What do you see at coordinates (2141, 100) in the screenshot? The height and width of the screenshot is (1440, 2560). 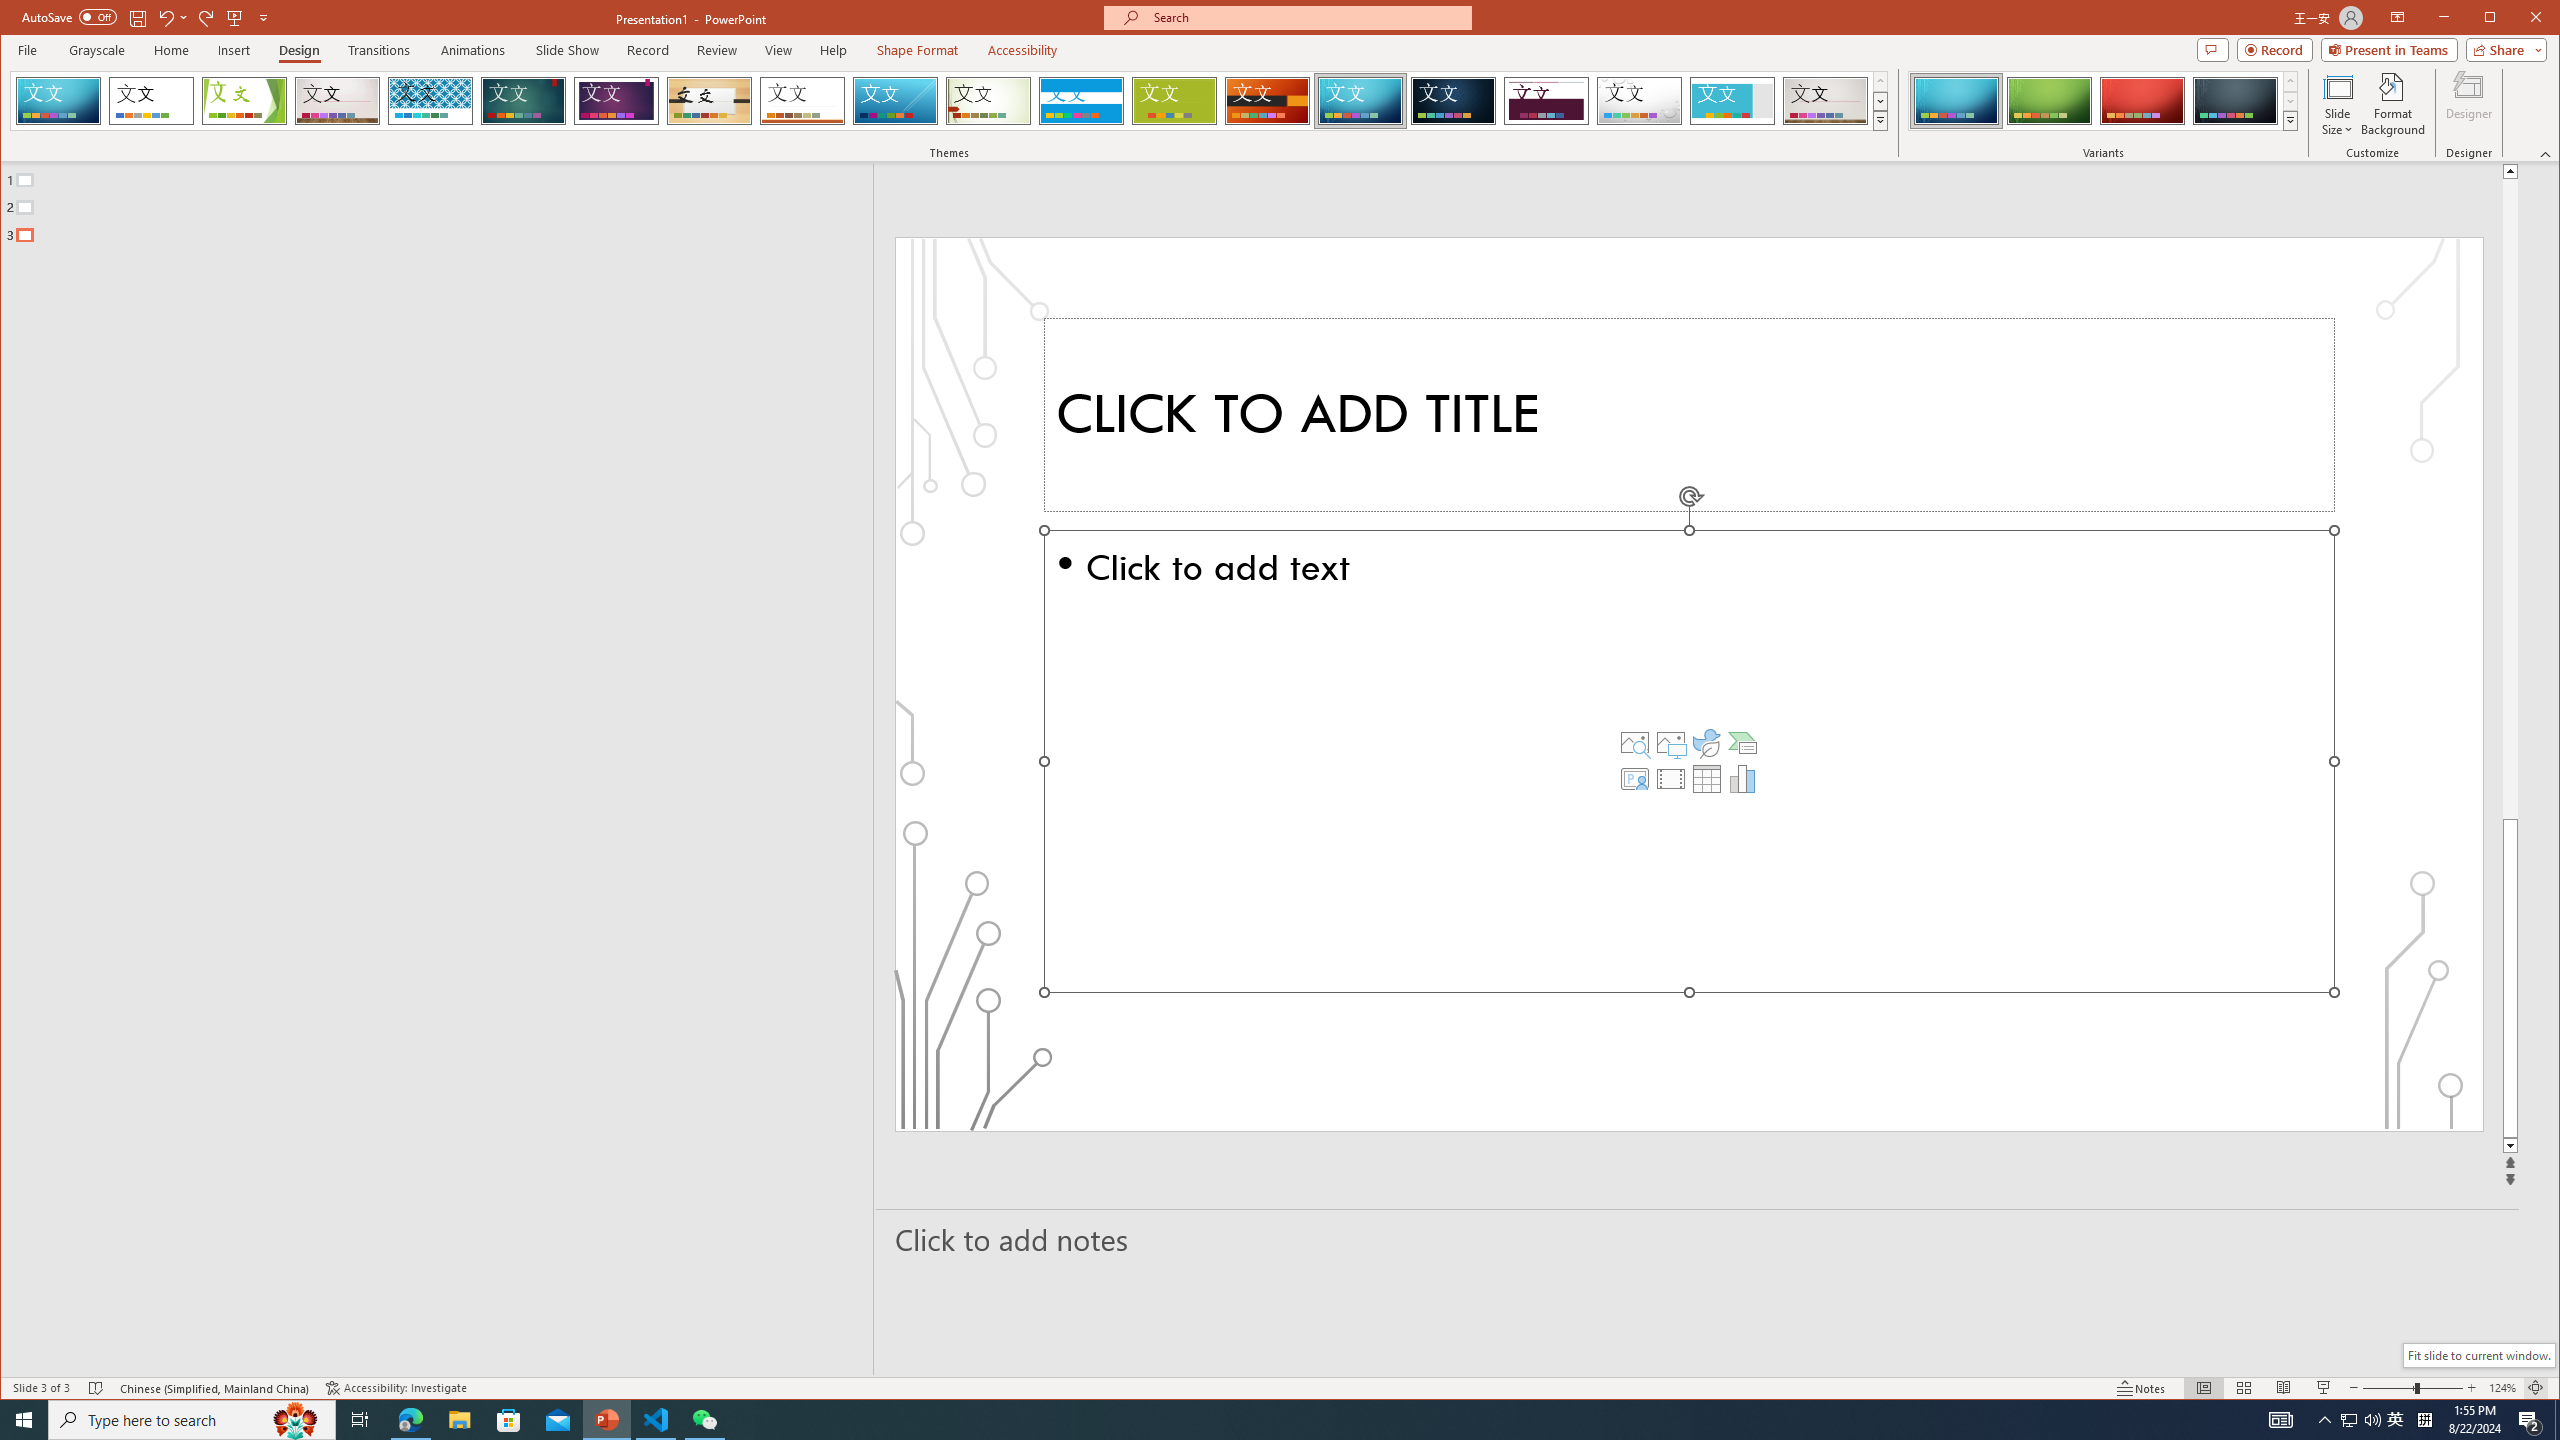 I see `'Circuit Variant 3'` at bounding box center [2141, 100].